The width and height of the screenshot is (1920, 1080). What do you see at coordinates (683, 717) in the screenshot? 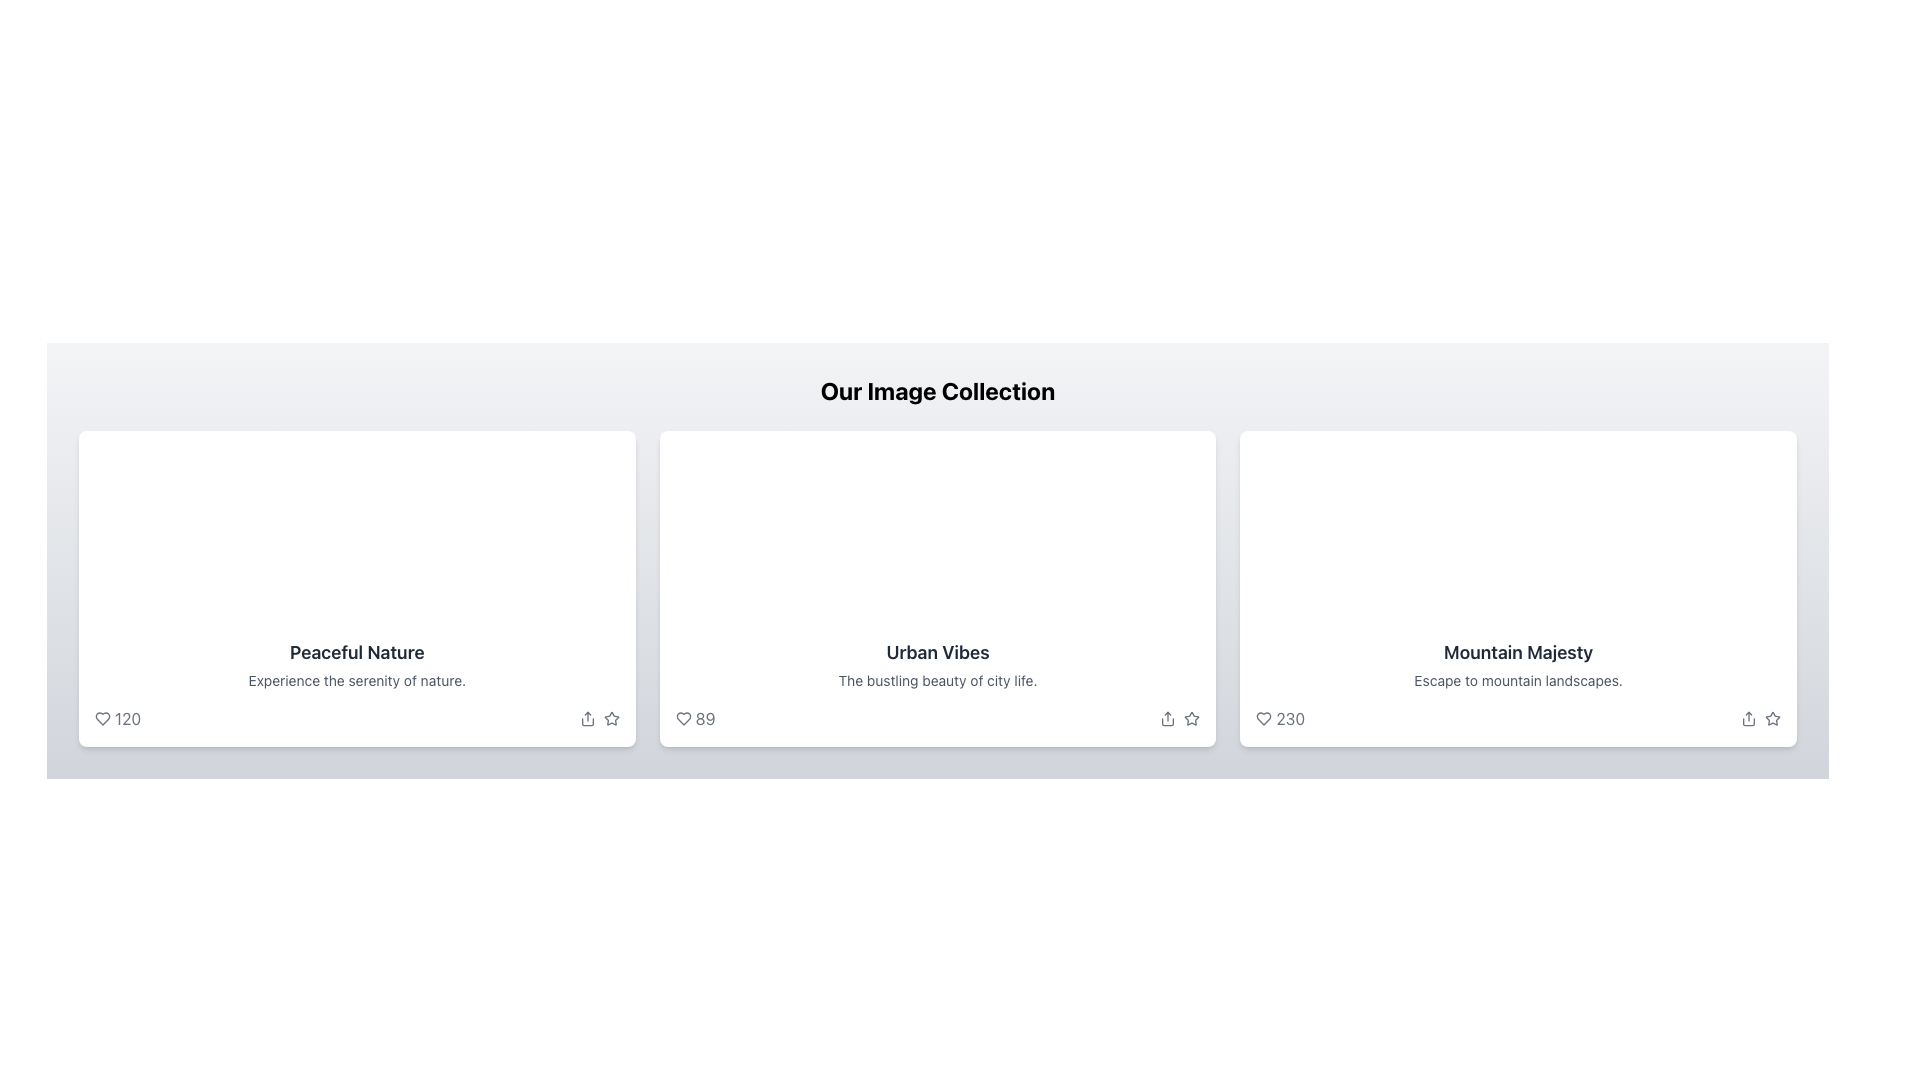
I see `the 'like' or 'favorite' icon located to the left of the text '89' under the 'Urban Vibes' card in the center of the interface` at bounding box center [683, 717].